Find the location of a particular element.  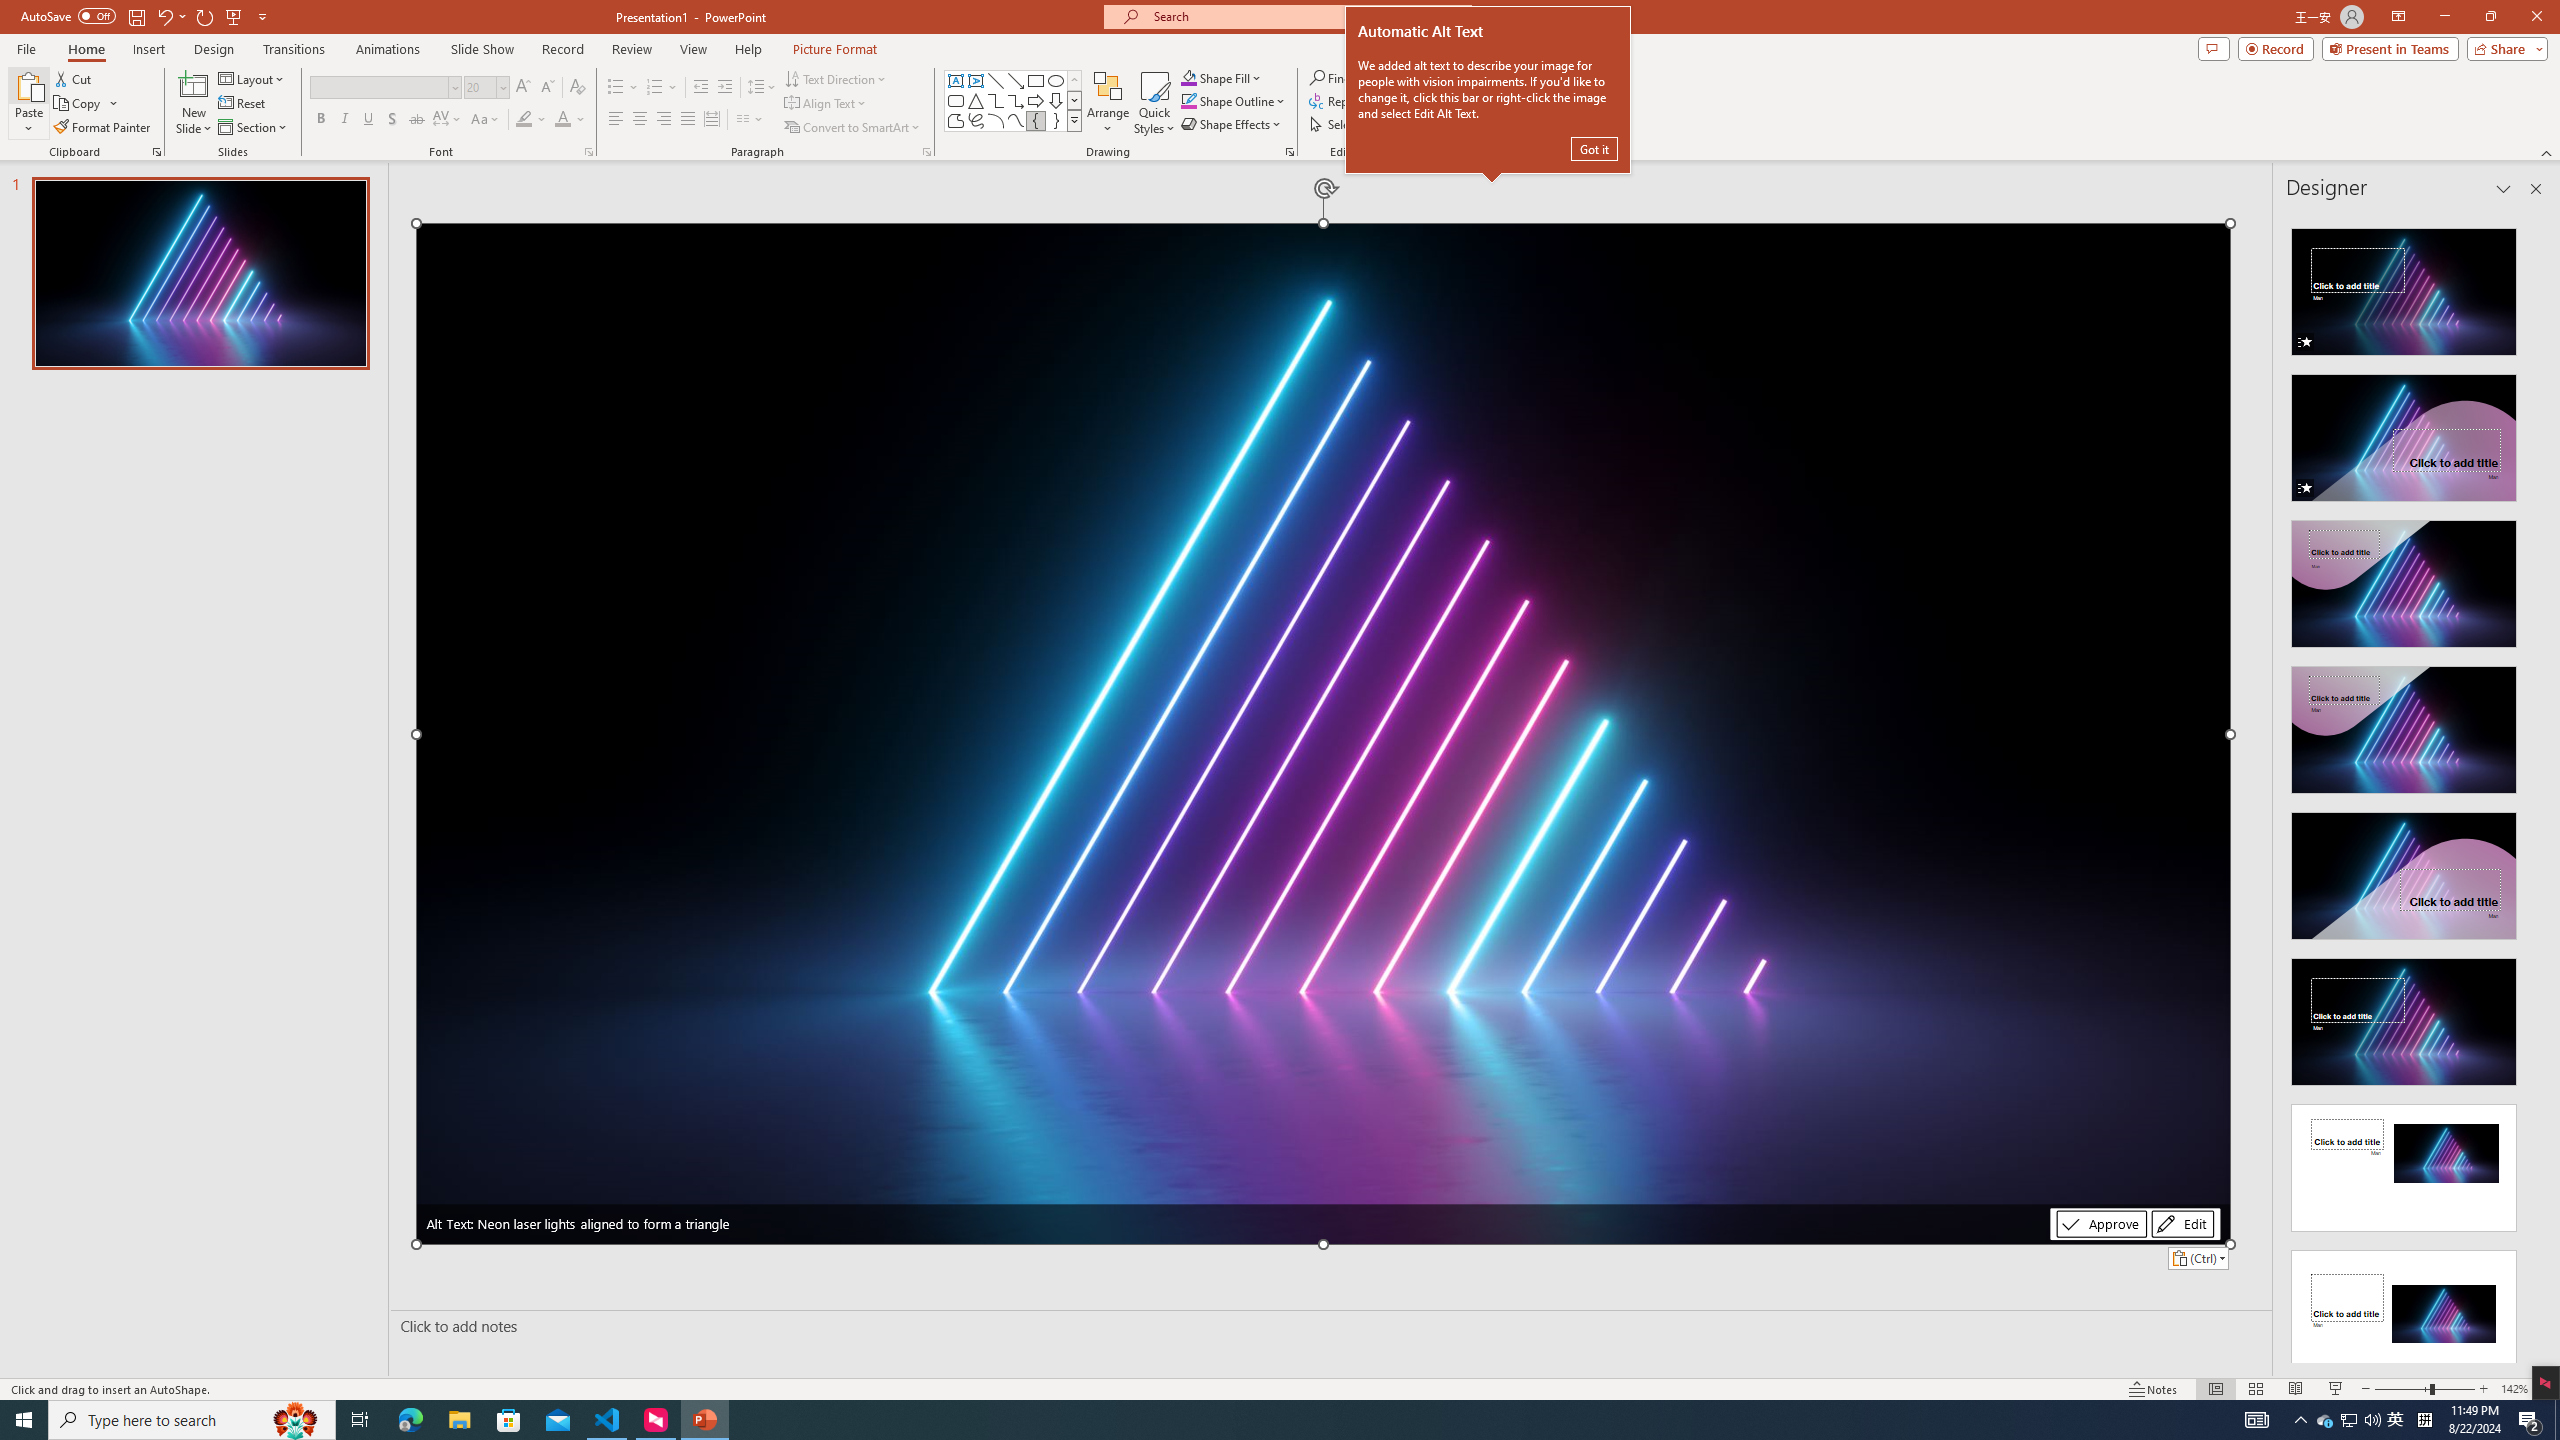

'Got it' is located at coordinates (1593, 149).